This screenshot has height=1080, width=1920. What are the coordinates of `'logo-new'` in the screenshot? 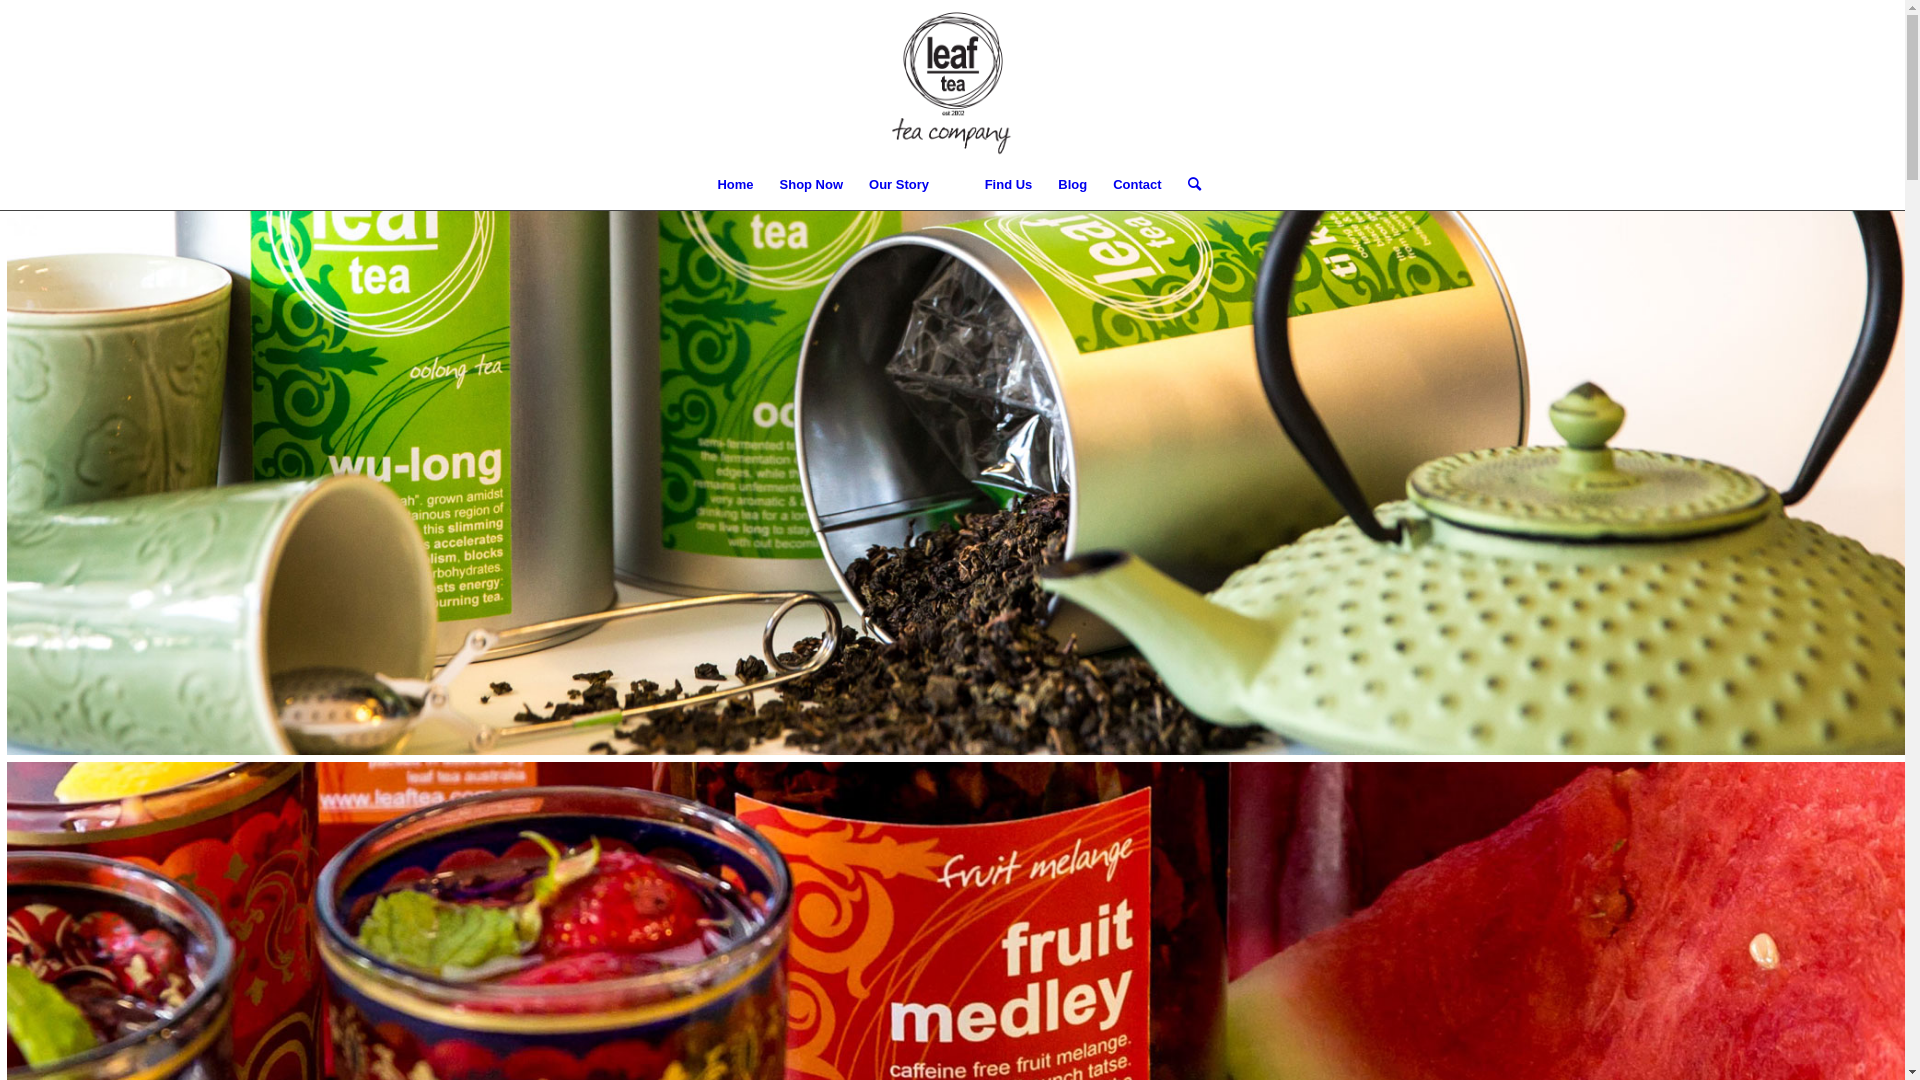 It's located at (951, 79).